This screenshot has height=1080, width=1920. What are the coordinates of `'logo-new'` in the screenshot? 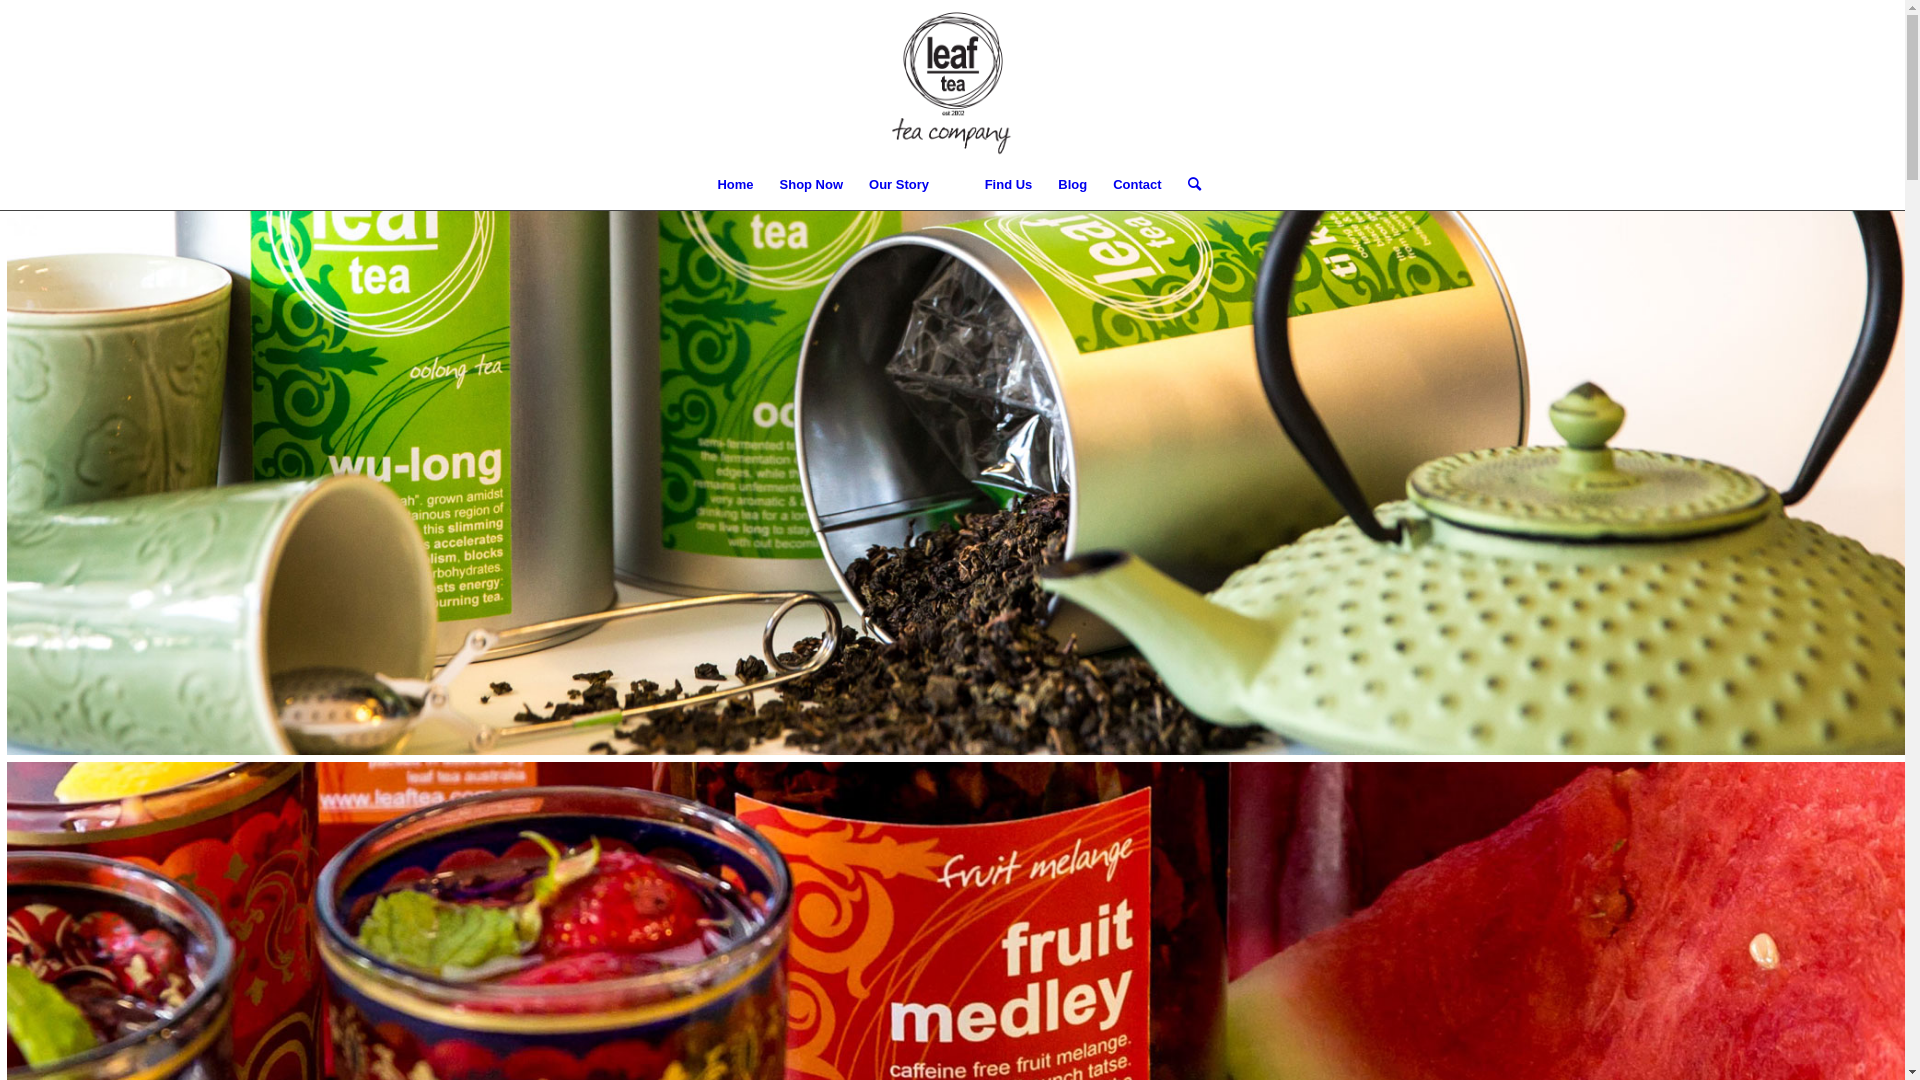 It's located at (951, 79).